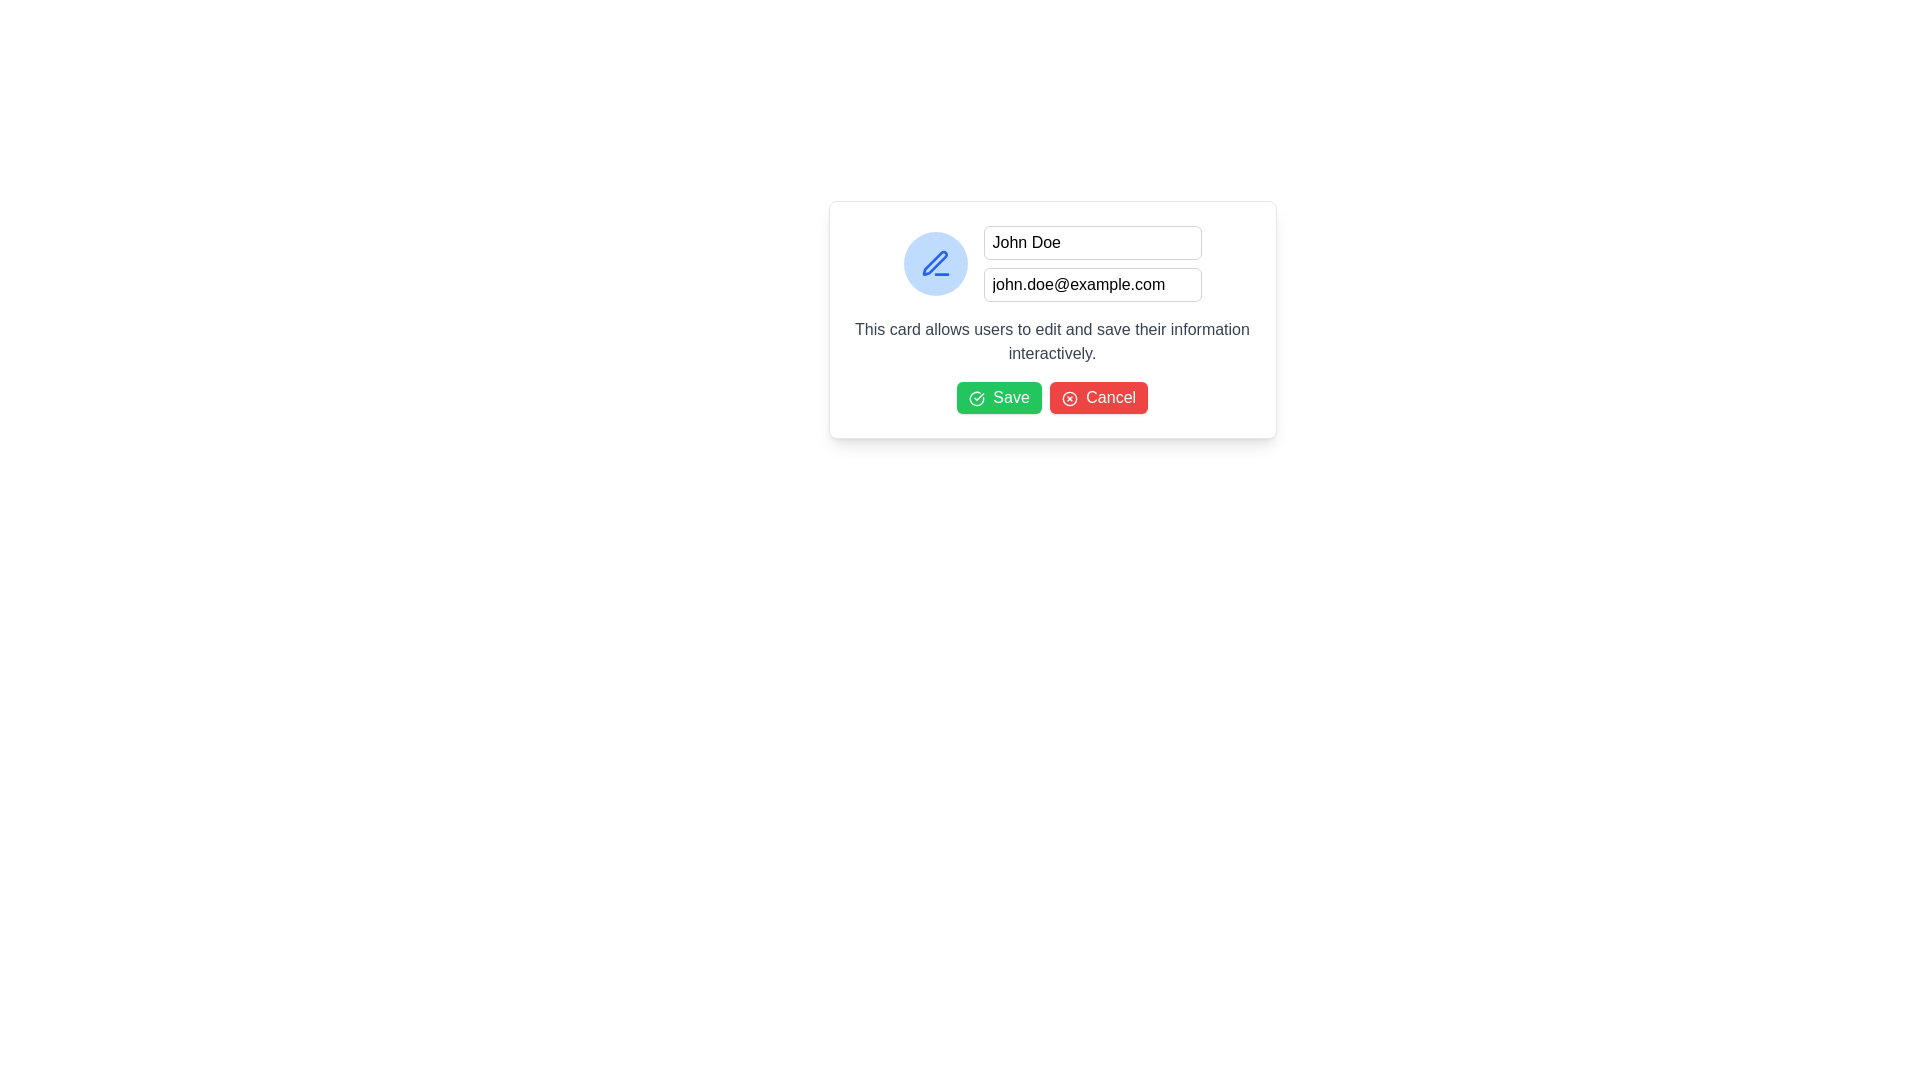  Describe the element at coordinates (933, 262) in the screenshot. I see `the blue pen icon located within a circle, positioned to the left of the user's name and email text fields in the avatar section of the main form card` at that location.